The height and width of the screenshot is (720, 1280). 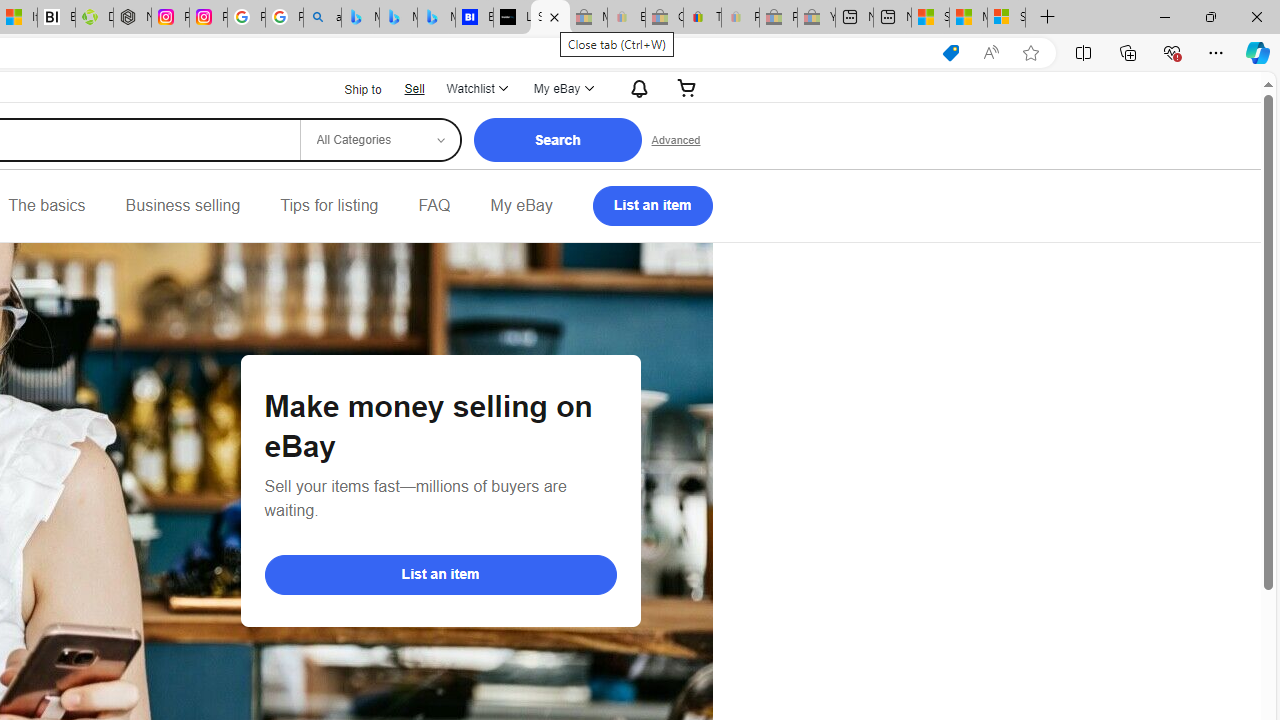 What do you see at coordinates (561, 87) in the screenshot?
I see `'My eBayExpand My eBay'` at bounding box center [561, 87].